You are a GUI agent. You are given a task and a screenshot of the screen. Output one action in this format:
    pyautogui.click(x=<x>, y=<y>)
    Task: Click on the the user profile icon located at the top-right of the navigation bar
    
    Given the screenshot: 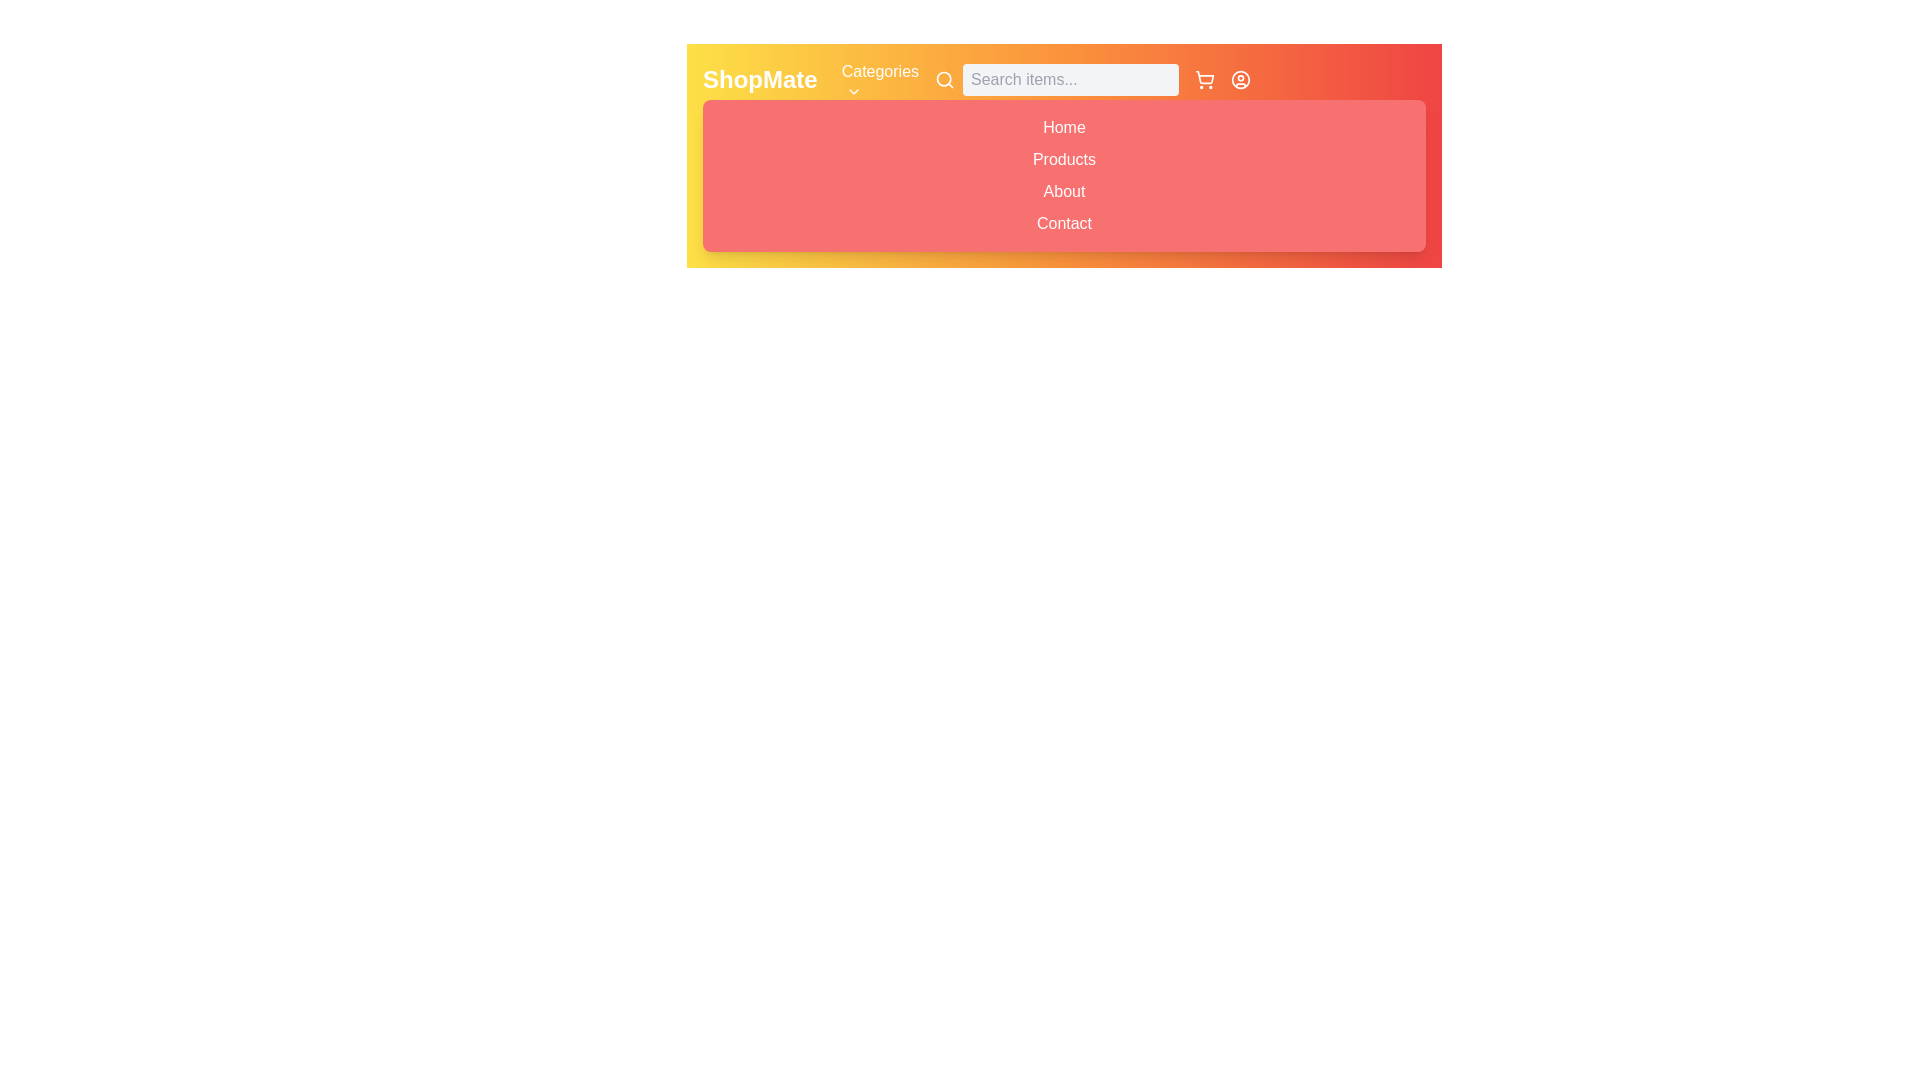 What is the action you would take?
    pyautogui.click(x=1240, y=79)
    